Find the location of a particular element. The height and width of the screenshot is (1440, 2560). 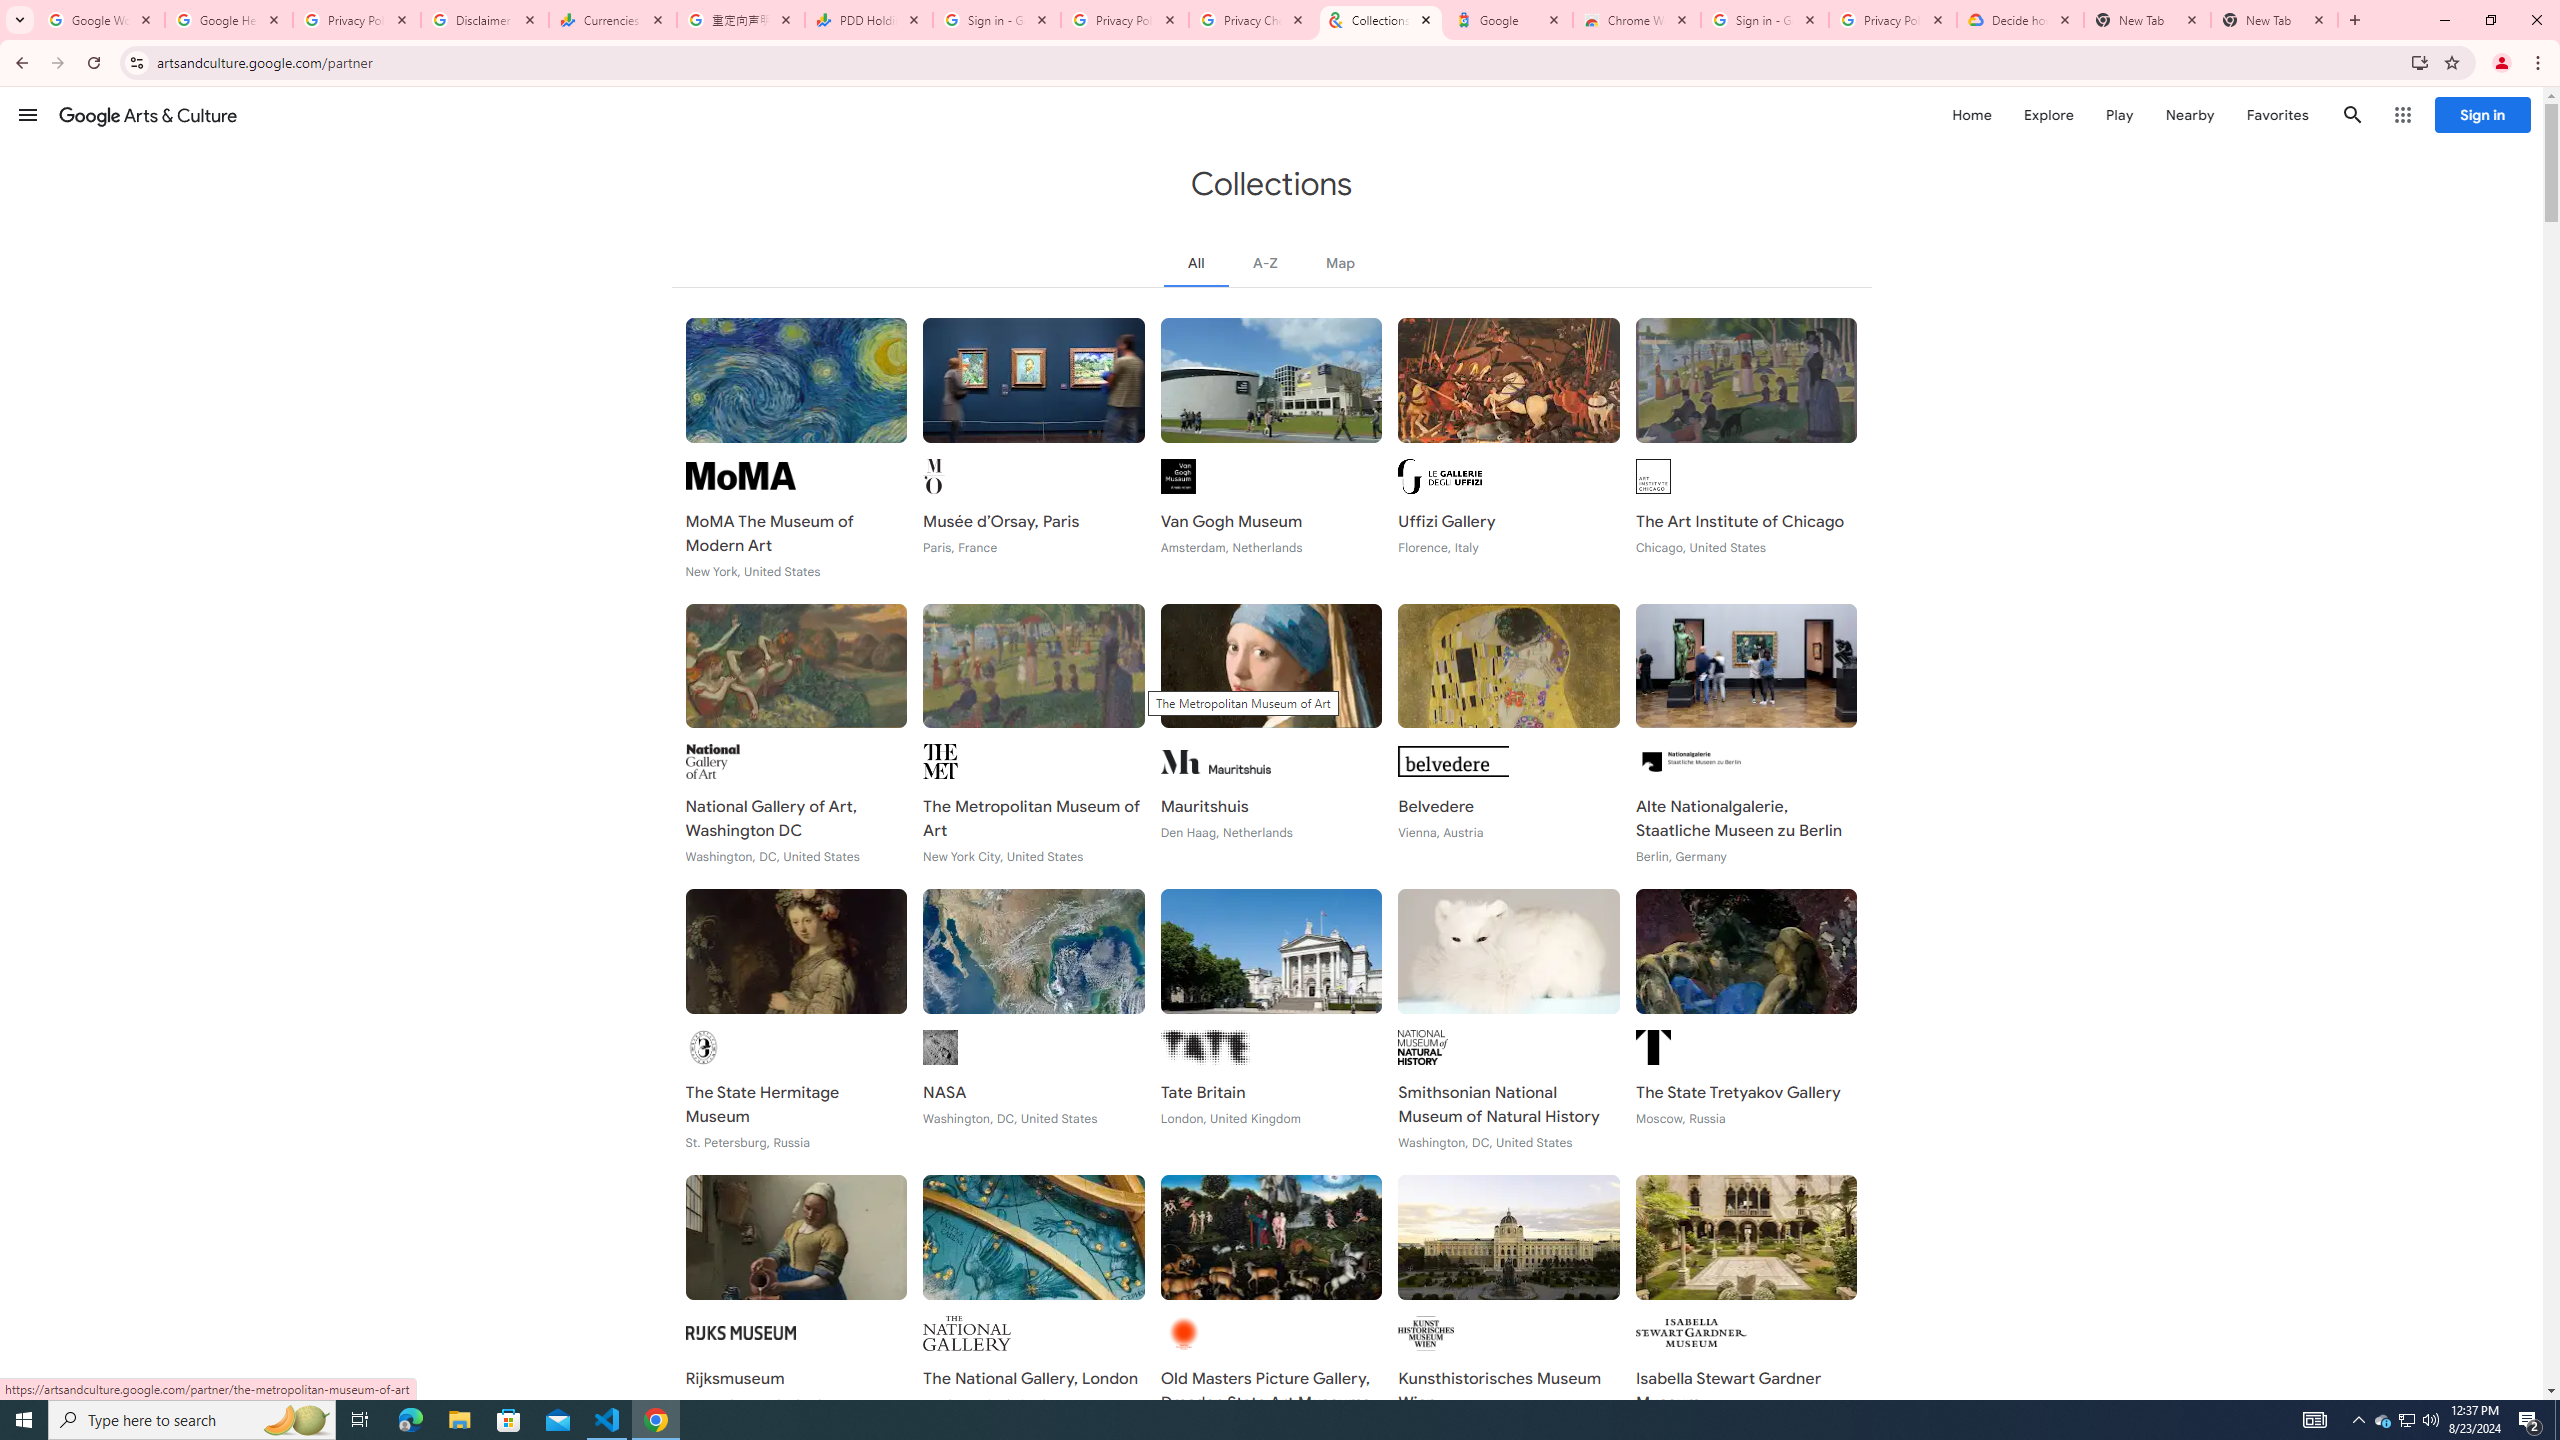

'Nearby' is located at coordinates (2188, 114).